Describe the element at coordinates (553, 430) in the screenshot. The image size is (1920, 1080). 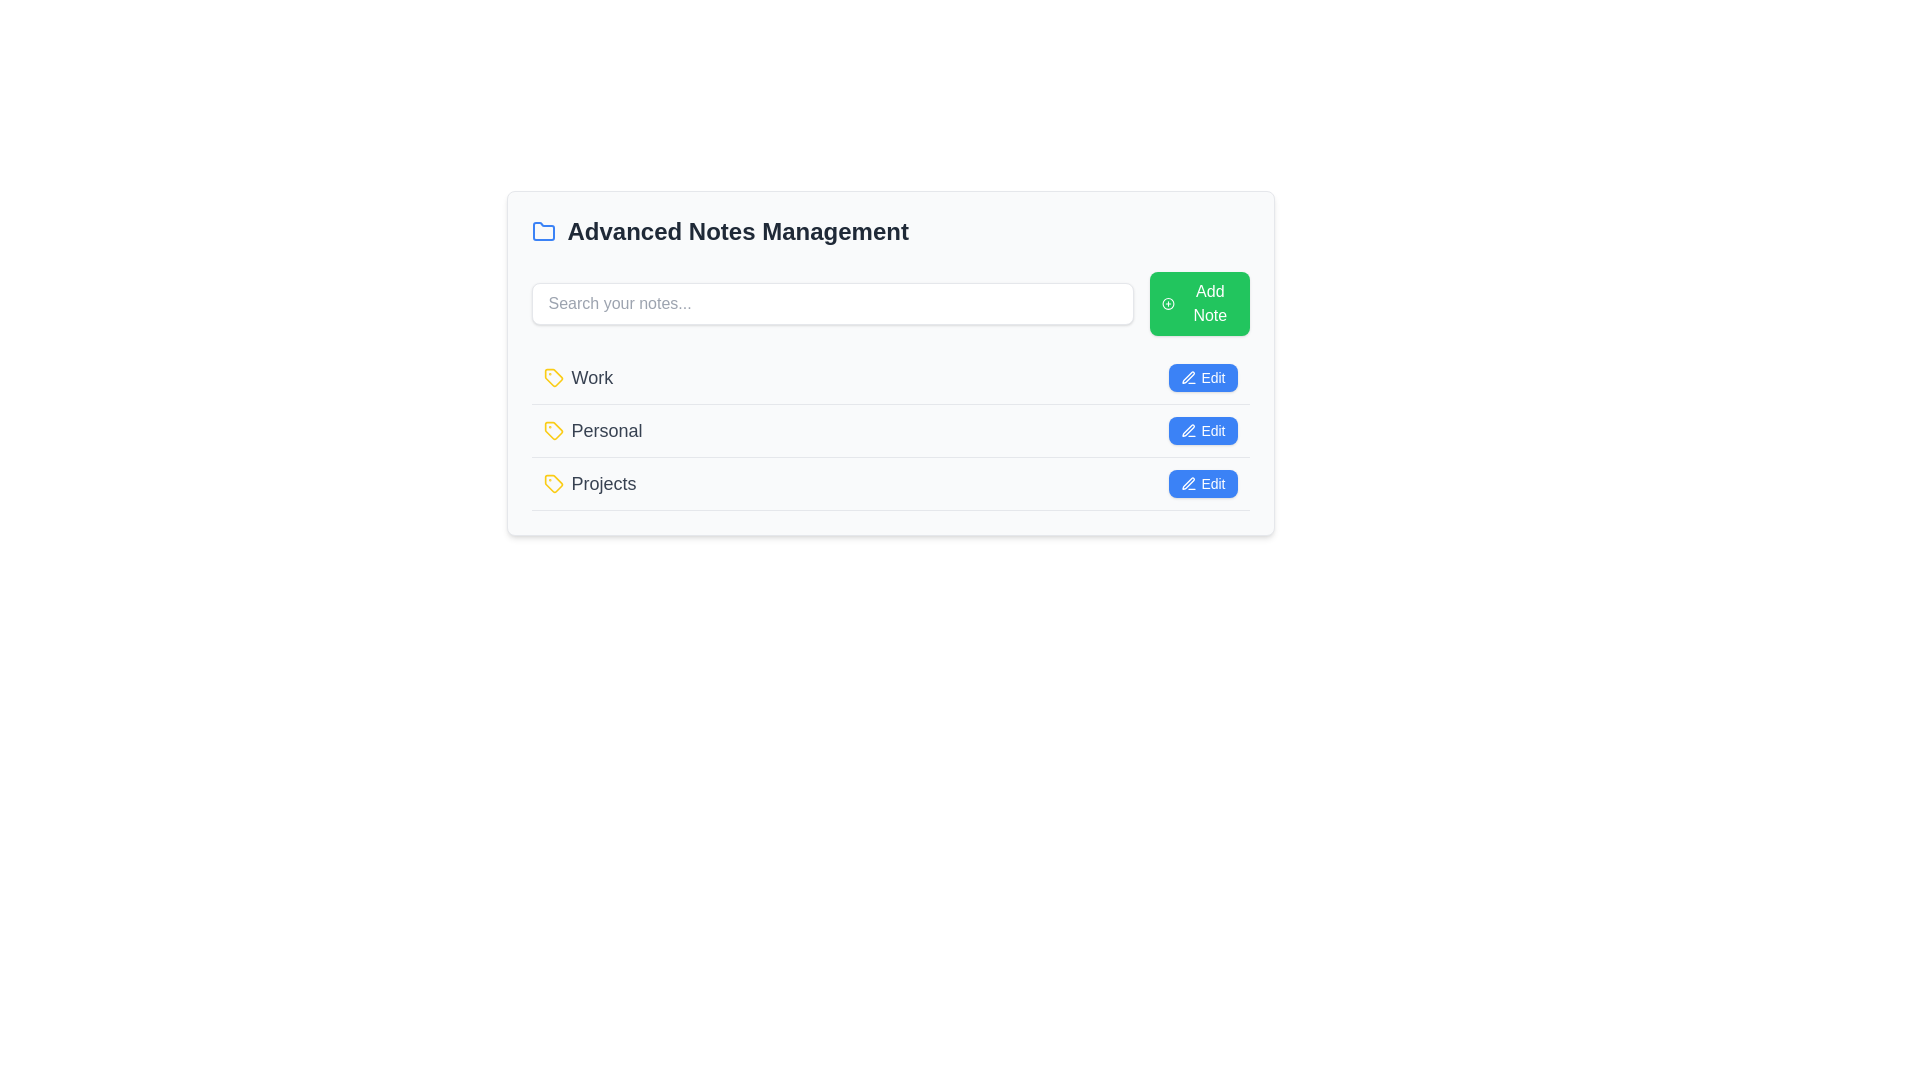
I see `the 'Personal' icon located to the left of the 'Personal' label in the vertical list, positioned between 'Work' and 'Projects'` at that location.